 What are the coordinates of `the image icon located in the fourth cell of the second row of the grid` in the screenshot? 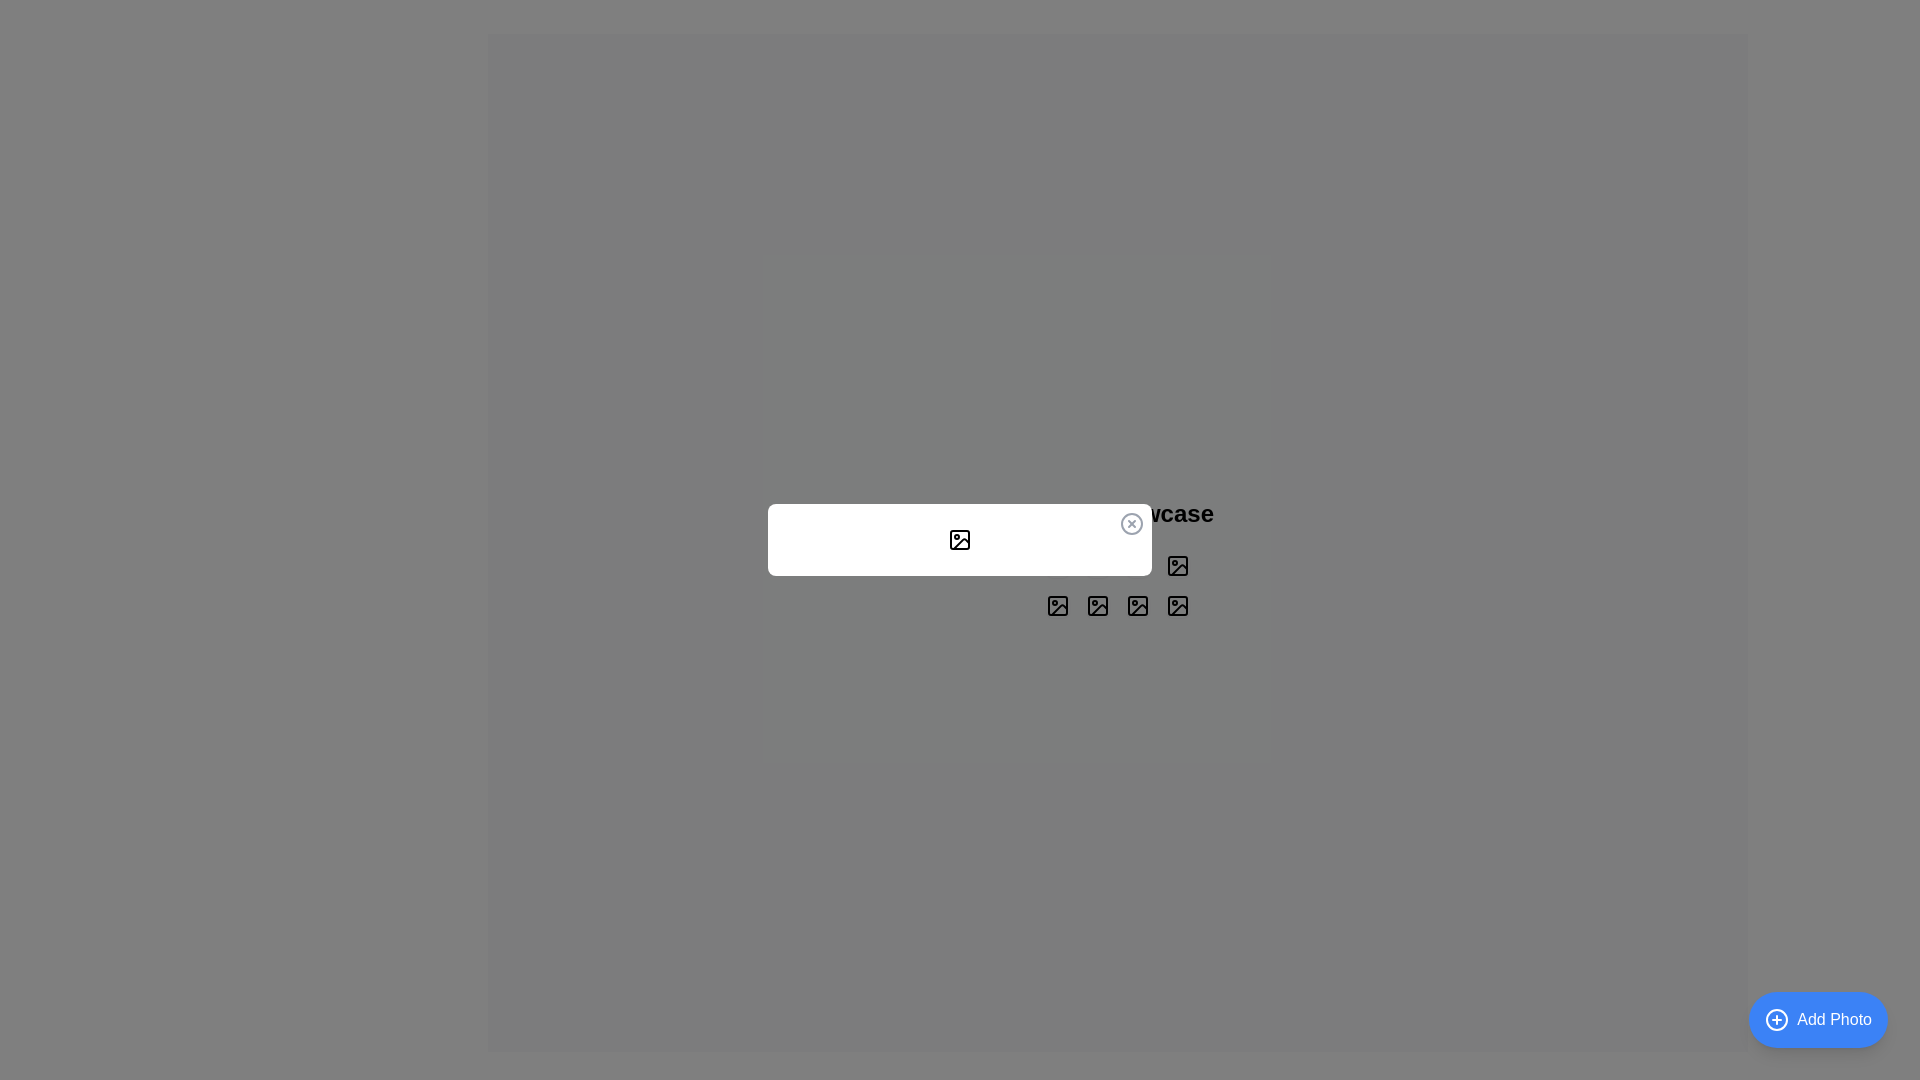 It's located at (1056, 604).